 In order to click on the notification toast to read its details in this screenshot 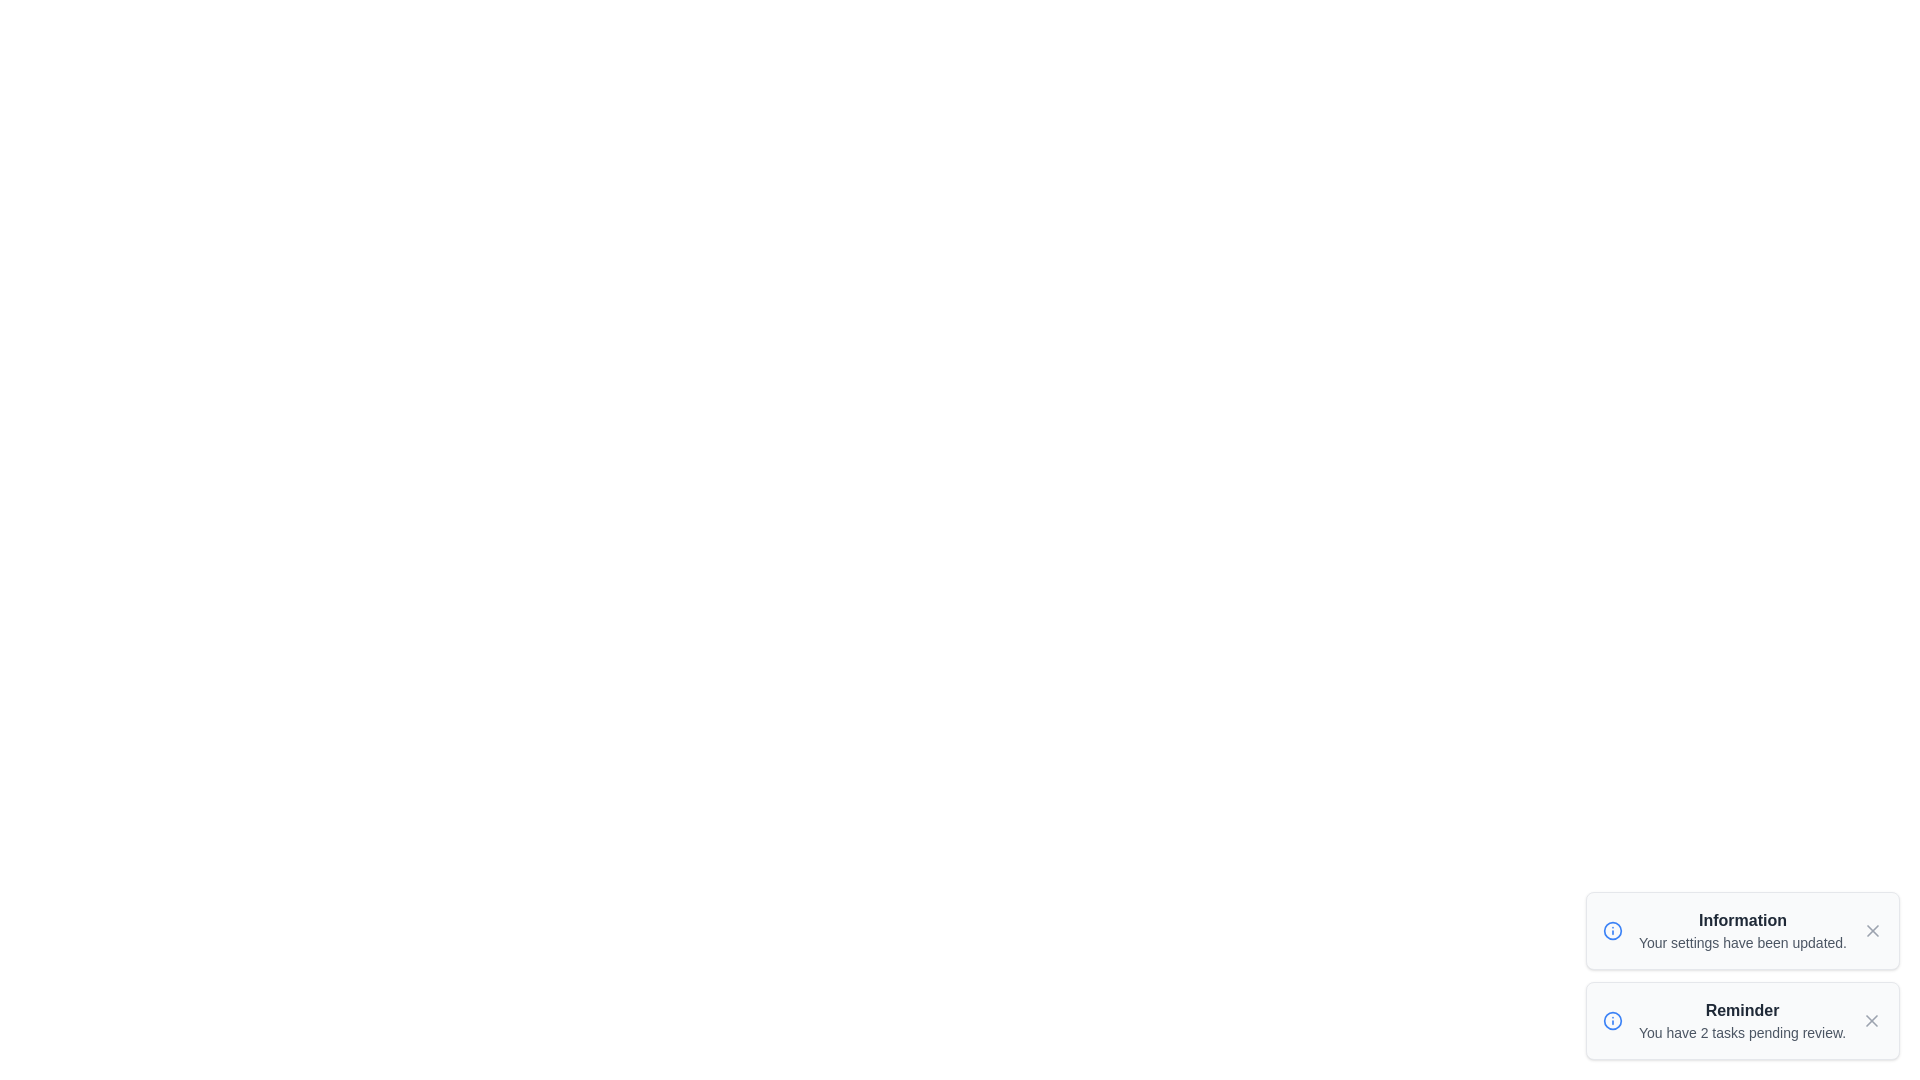, I will do `click(1741, 930)`.